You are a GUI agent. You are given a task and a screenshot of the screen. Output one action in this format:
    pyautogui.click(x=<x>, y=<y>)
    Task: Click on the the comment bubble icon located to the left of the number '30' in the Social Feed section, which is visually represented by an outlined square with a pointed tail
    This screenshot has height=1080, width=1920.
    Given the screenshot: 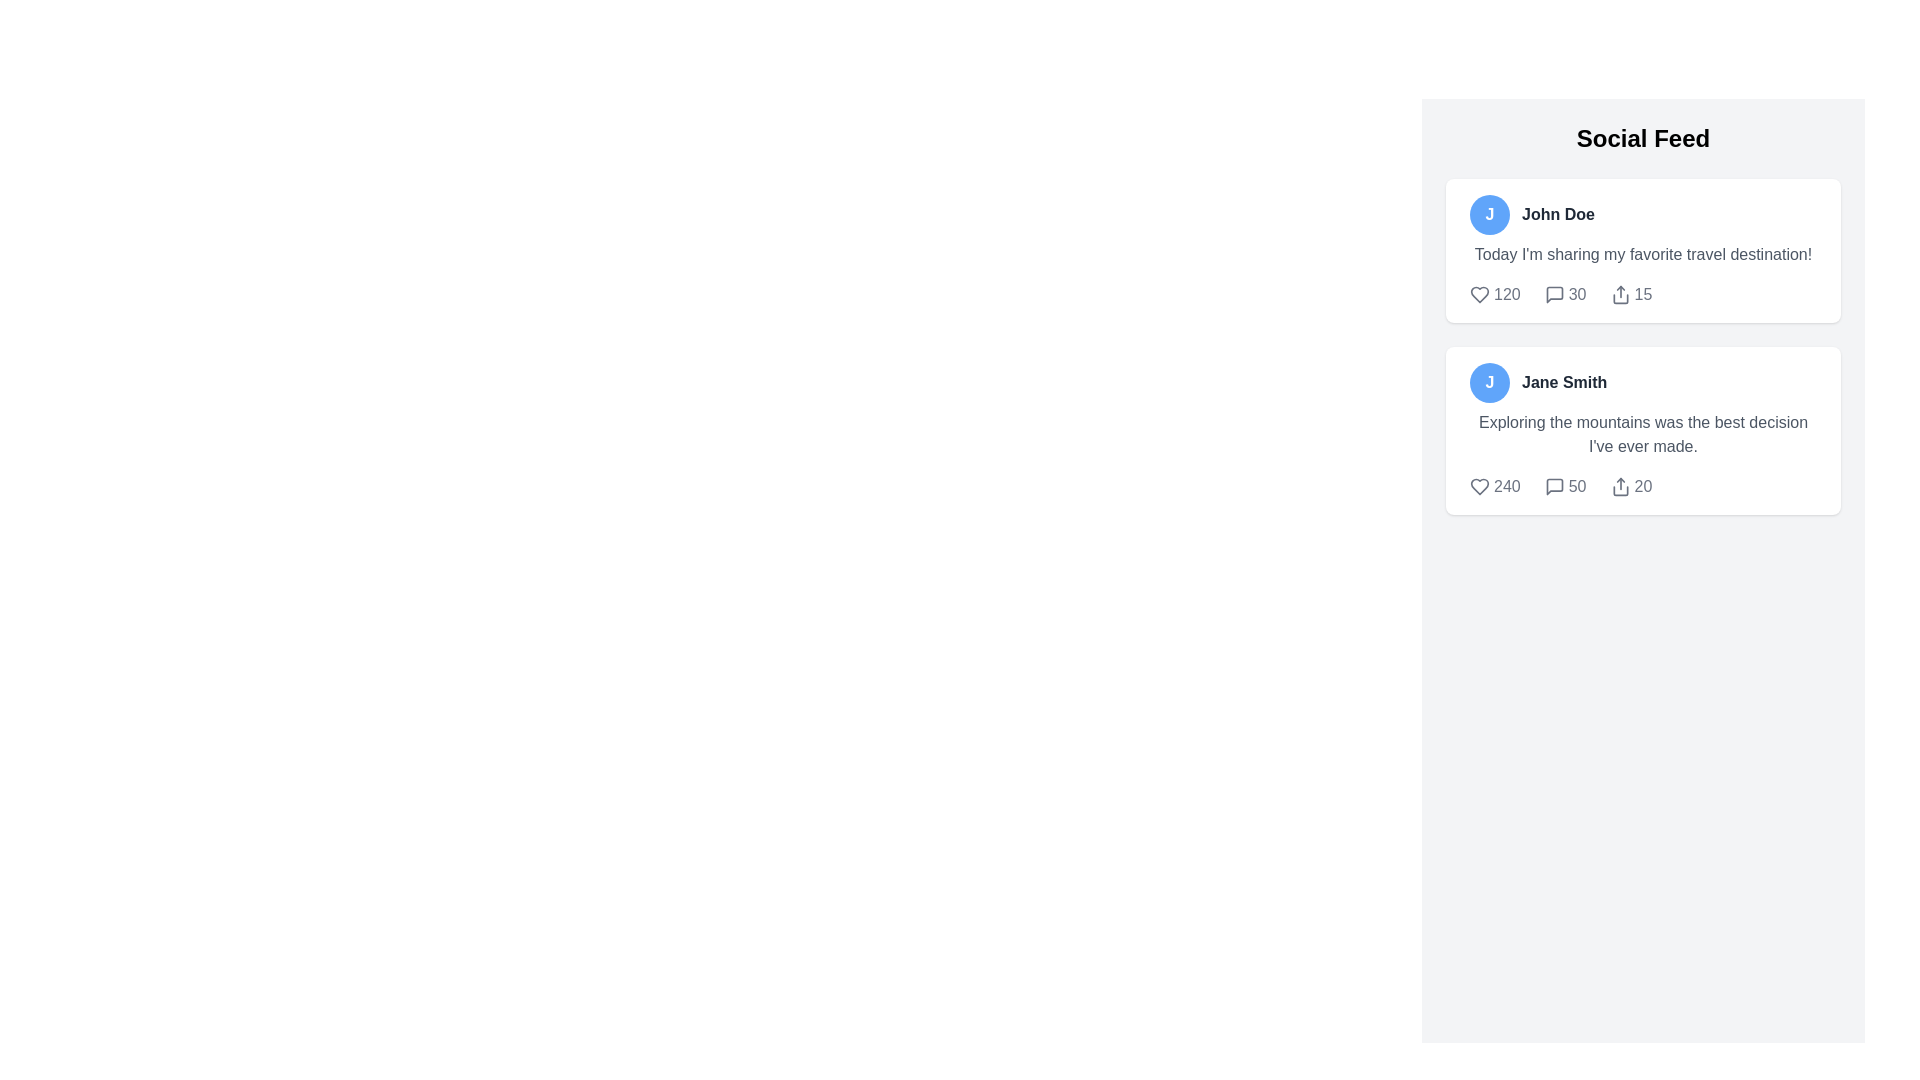 What is the action you would take?
    pyautogui.click(x=1553, y=294)
    